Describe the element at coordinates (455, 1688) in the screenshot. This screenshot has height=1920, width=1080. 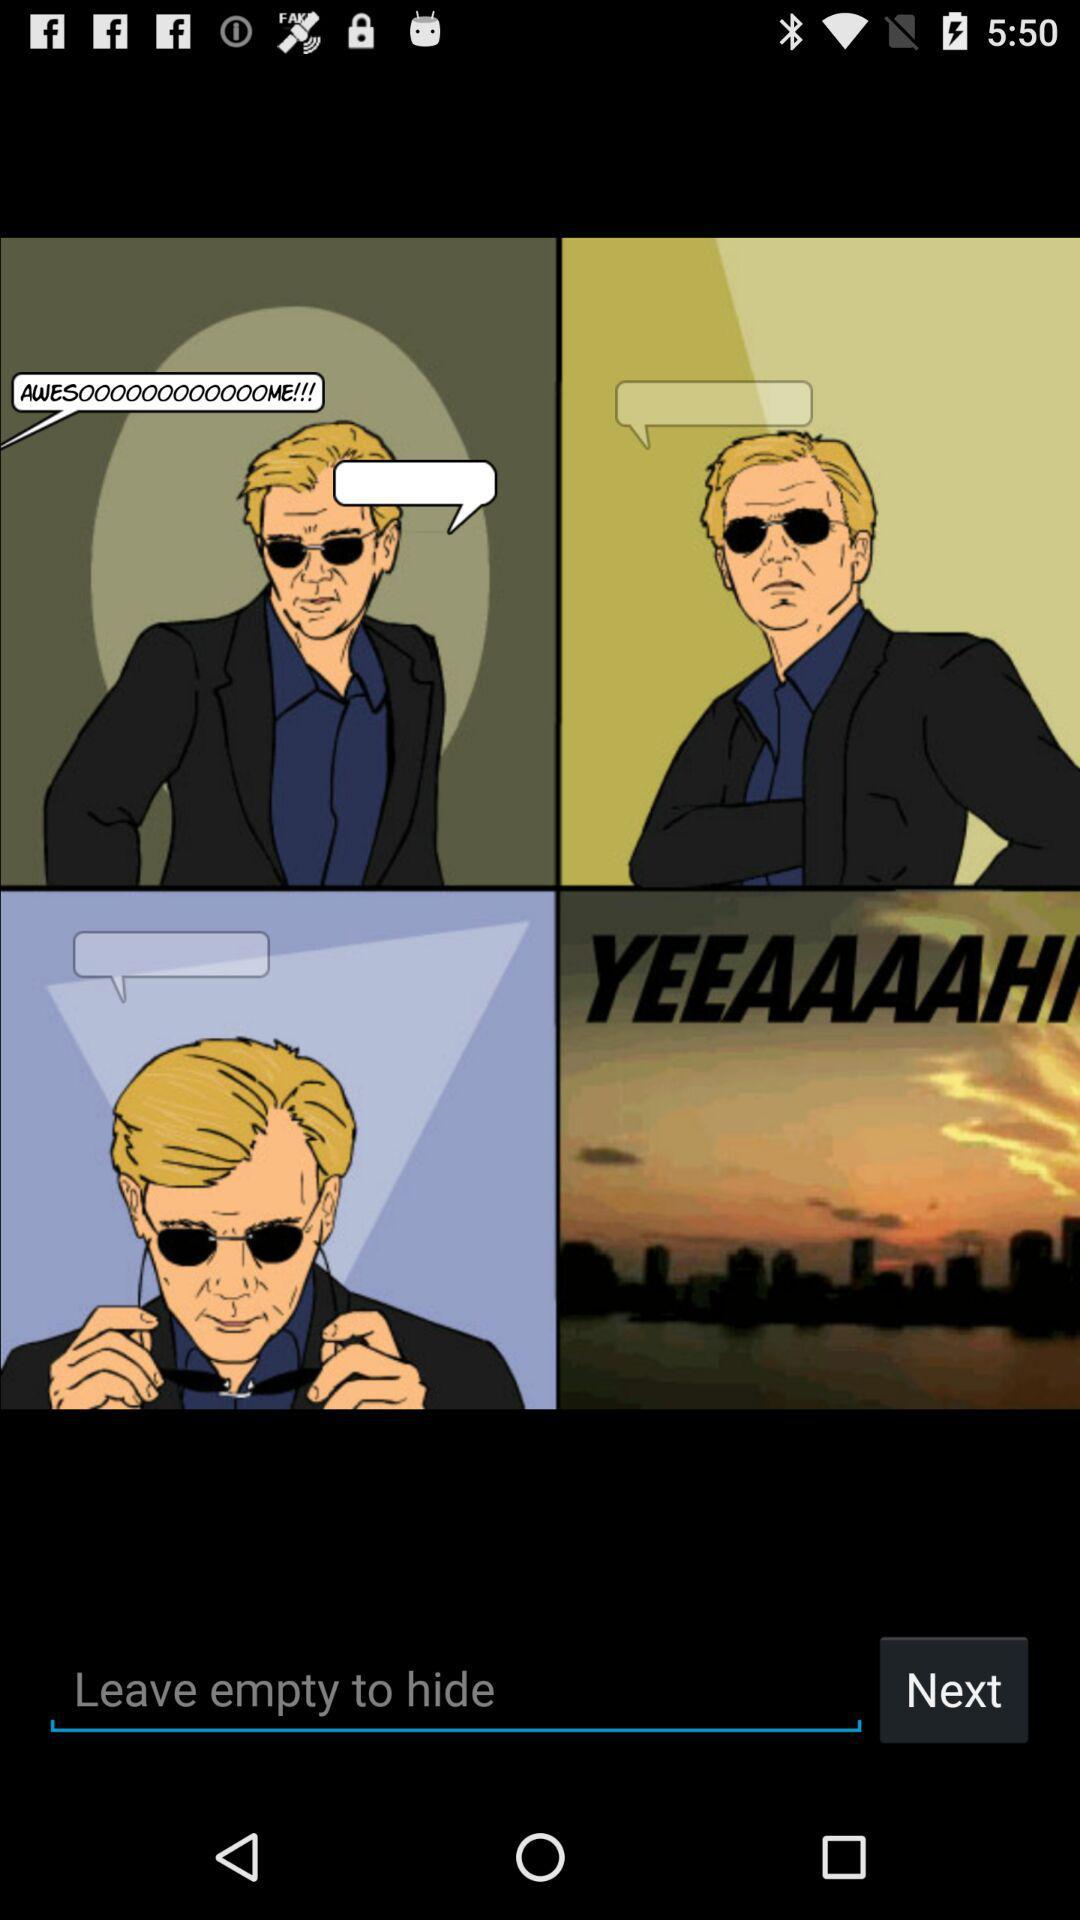
I see `search bar` at that location.